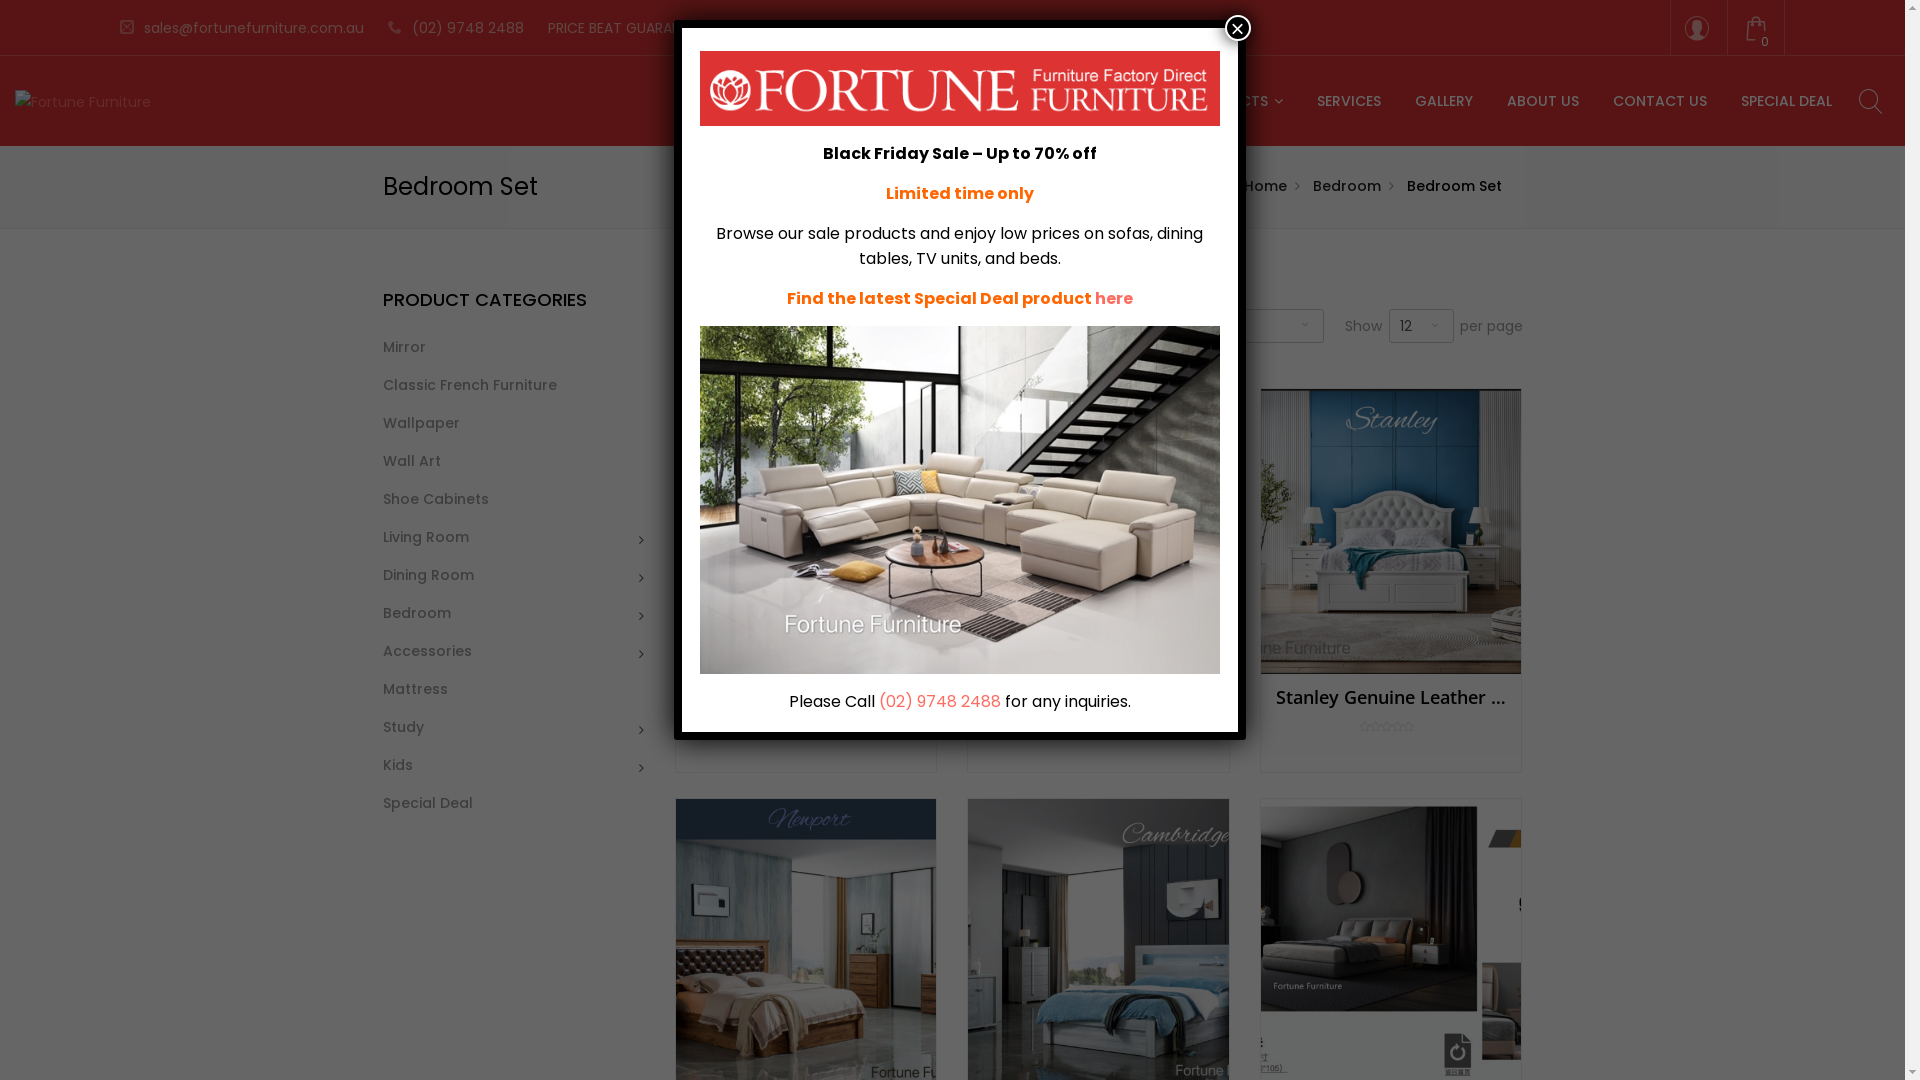  I want to click on 'Home', so click(1221, 185).